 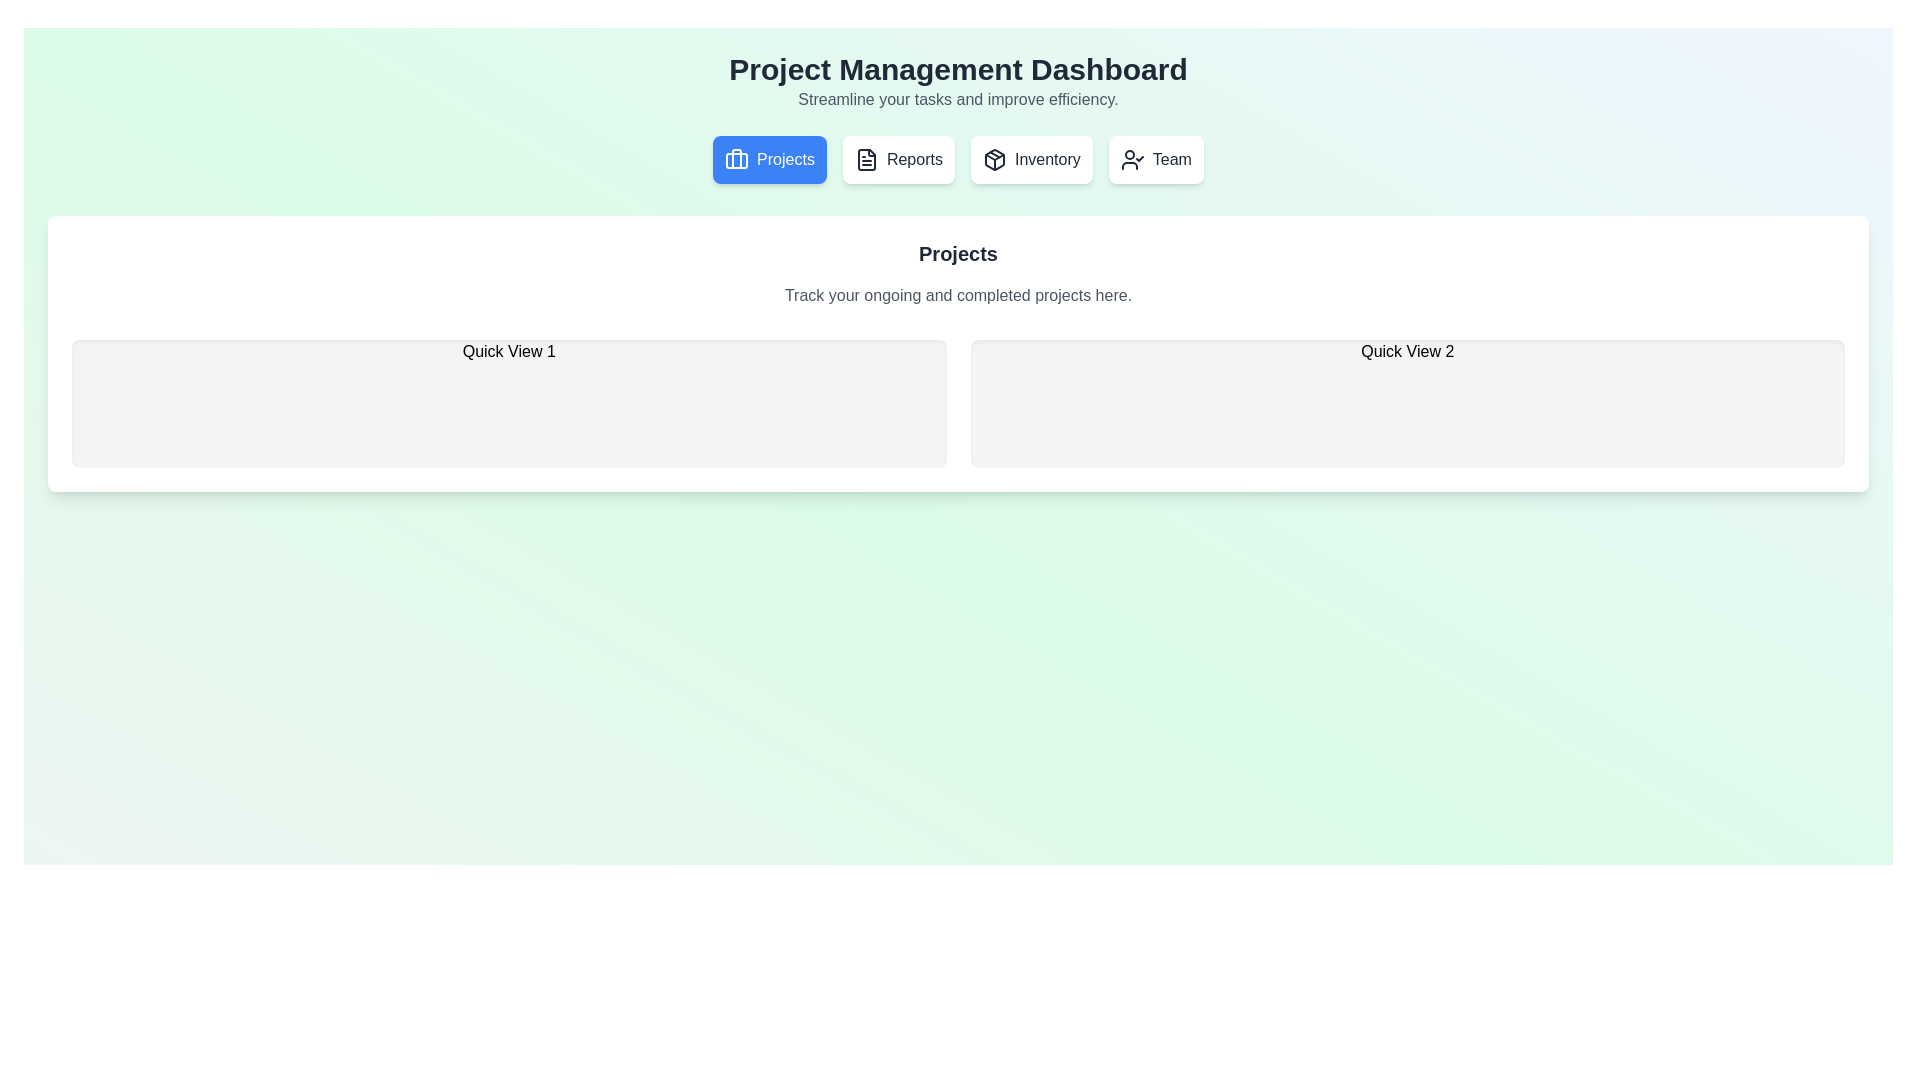 I want to click on the decorative vector graphic segment of the 'Projects' button, which enhances the icon's aesthetic within the top-left part of the dashboard, so click(x=736, y=157).